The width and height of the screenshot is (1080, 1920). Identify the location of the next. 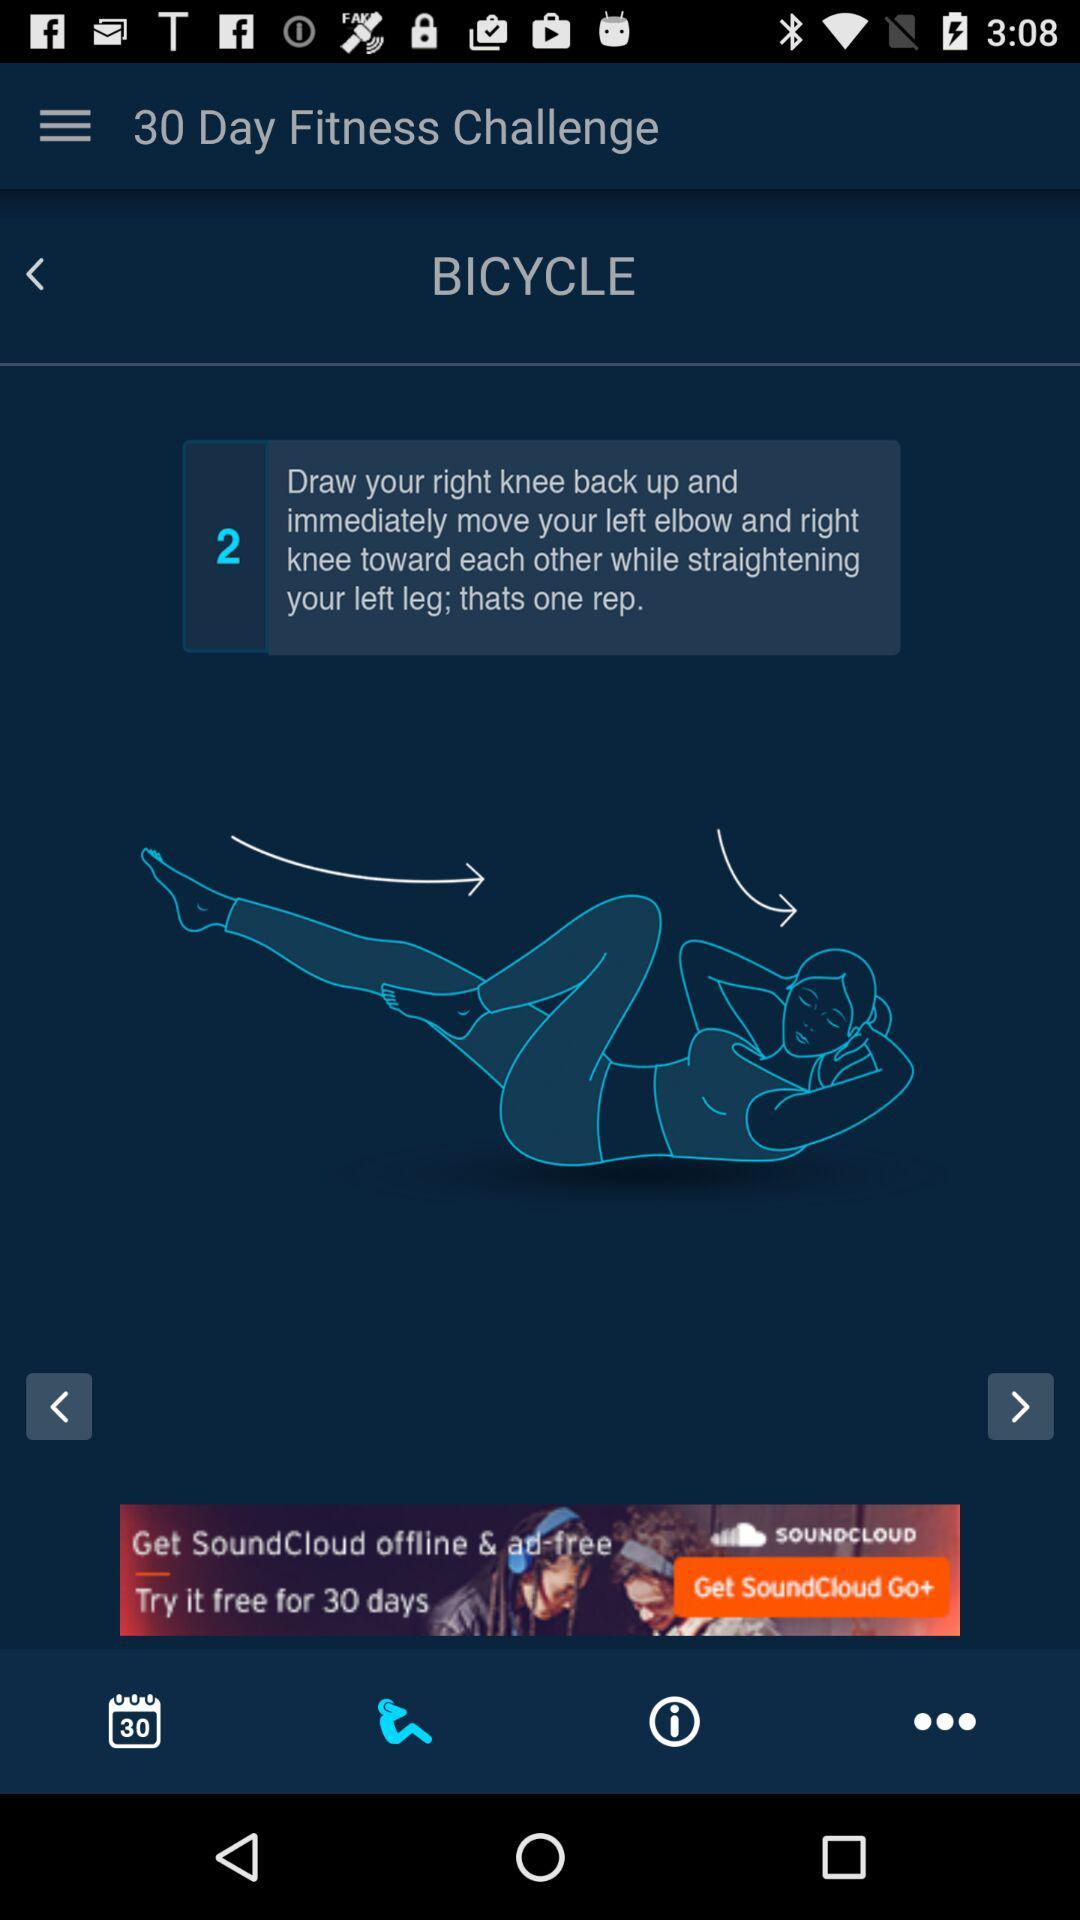
(1027, 1424).